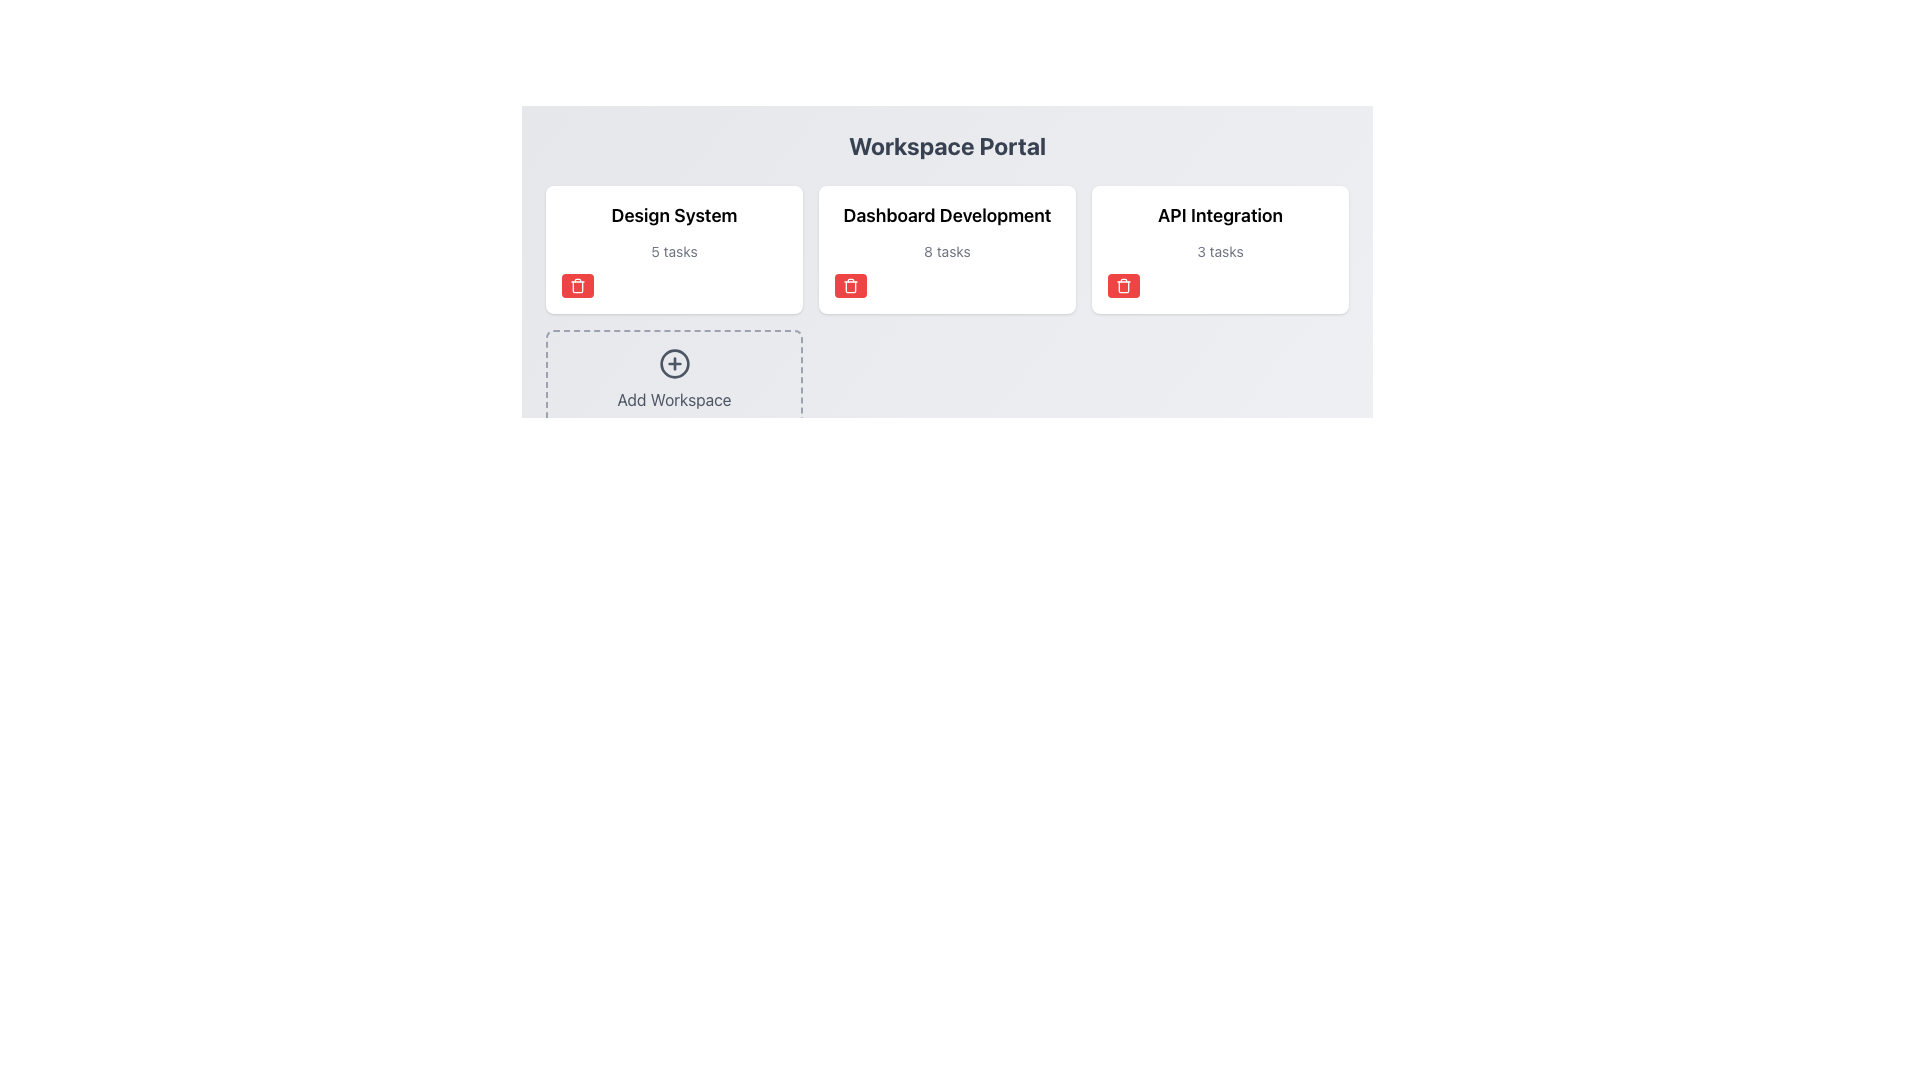 The width and height of the screenshot is (1920, 1080). I want to click on the deletion button located in the bottom-left corner of the 'Design System' workspace card, just below the '5 tasks' text, so click(576, 285).